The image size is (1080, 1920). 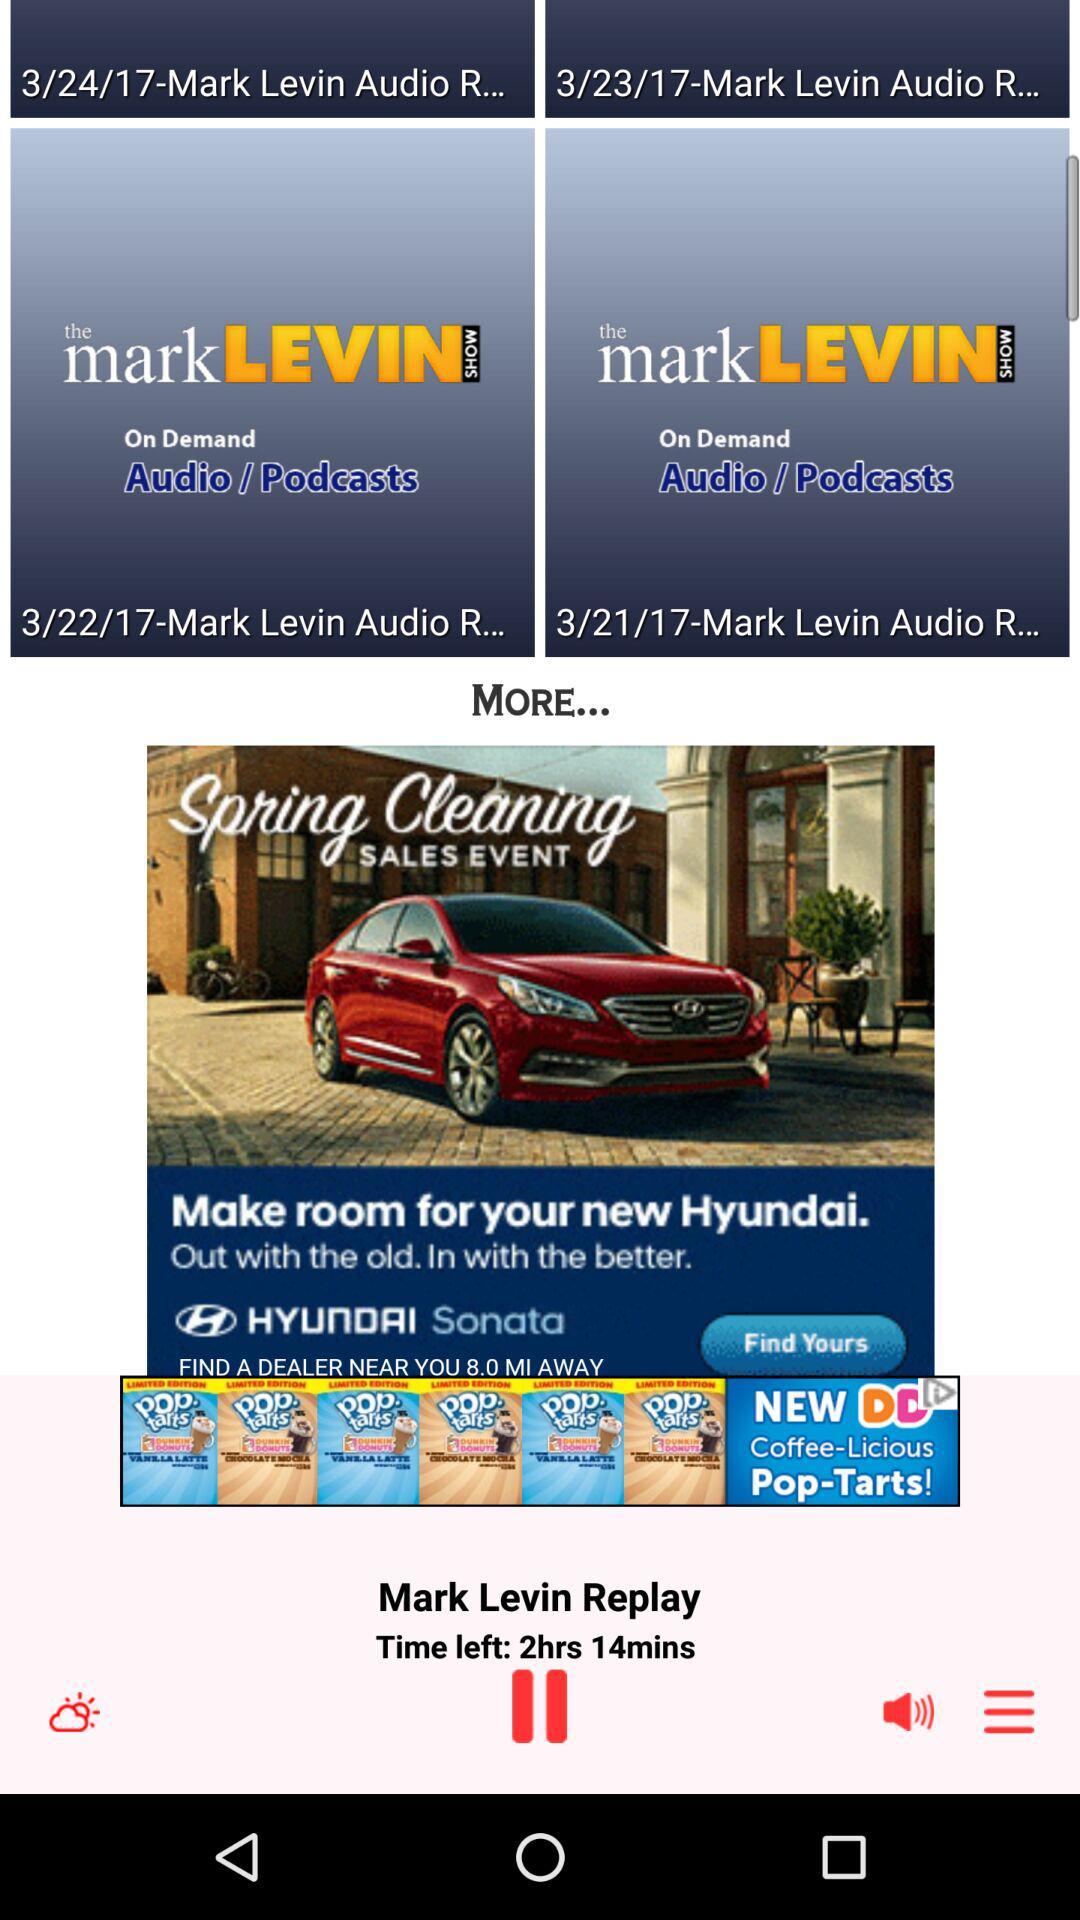 What do you see at coordinates (908, 1710) in the screenshot?
I see `click the mute button` at bounding box center [908, 1710].